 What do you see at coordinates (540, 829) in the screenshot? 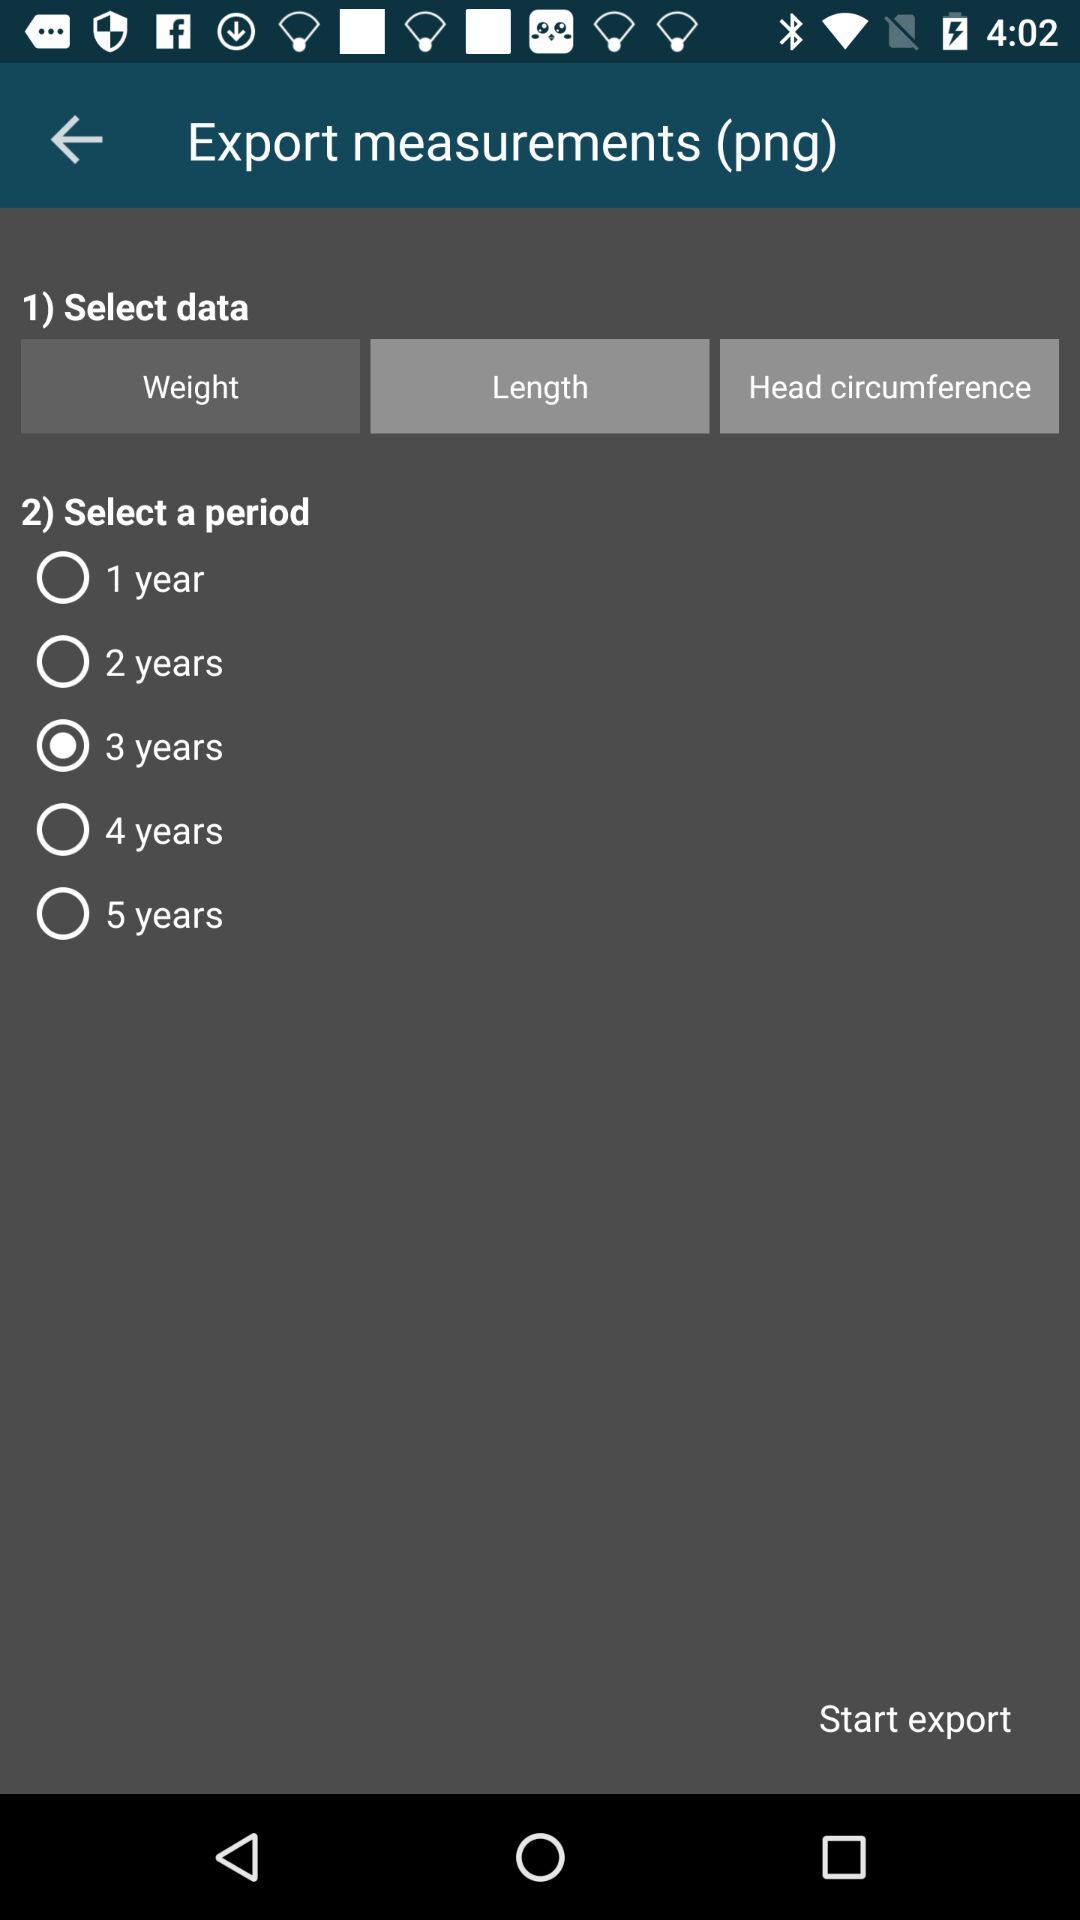
I see `icon below 3 years` at bounding box center [540, 829].